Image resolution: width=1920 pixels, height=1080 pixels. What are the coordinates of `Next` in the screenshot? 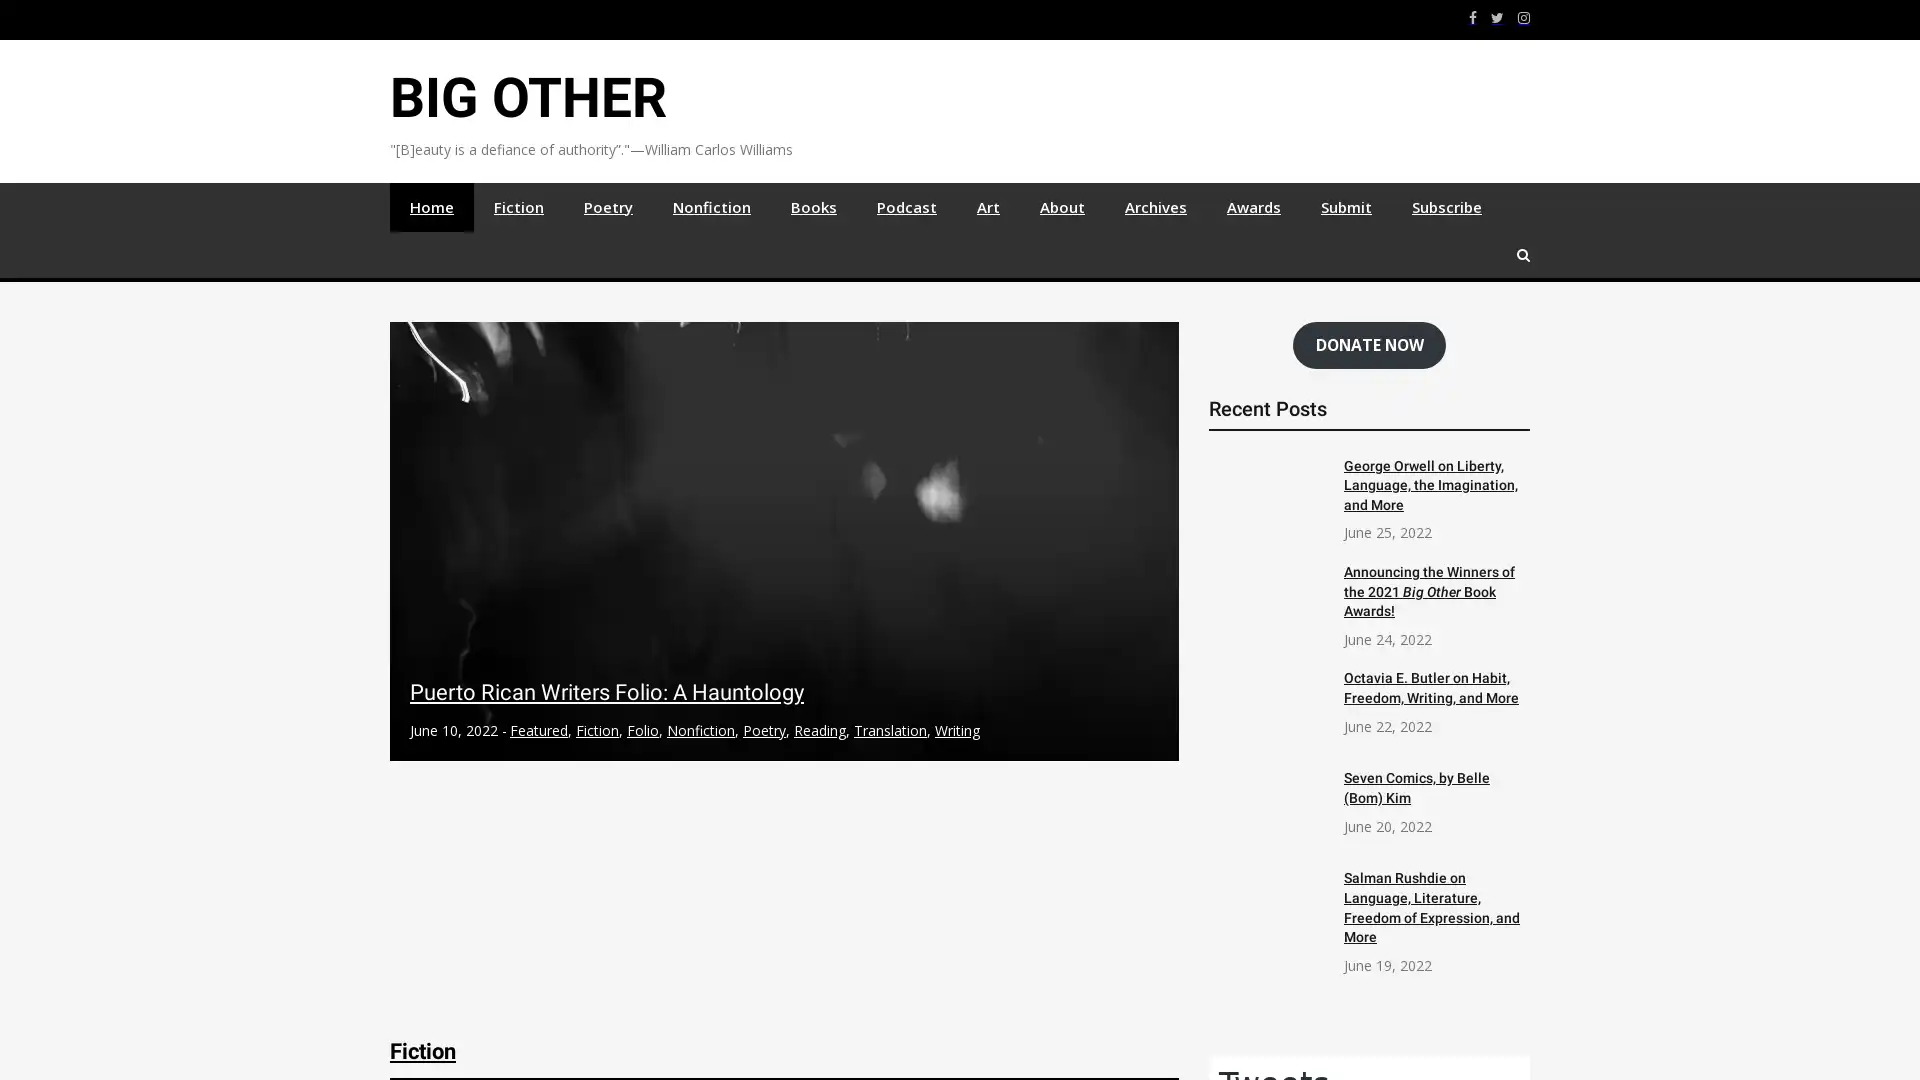 It's located at (1151, 579).